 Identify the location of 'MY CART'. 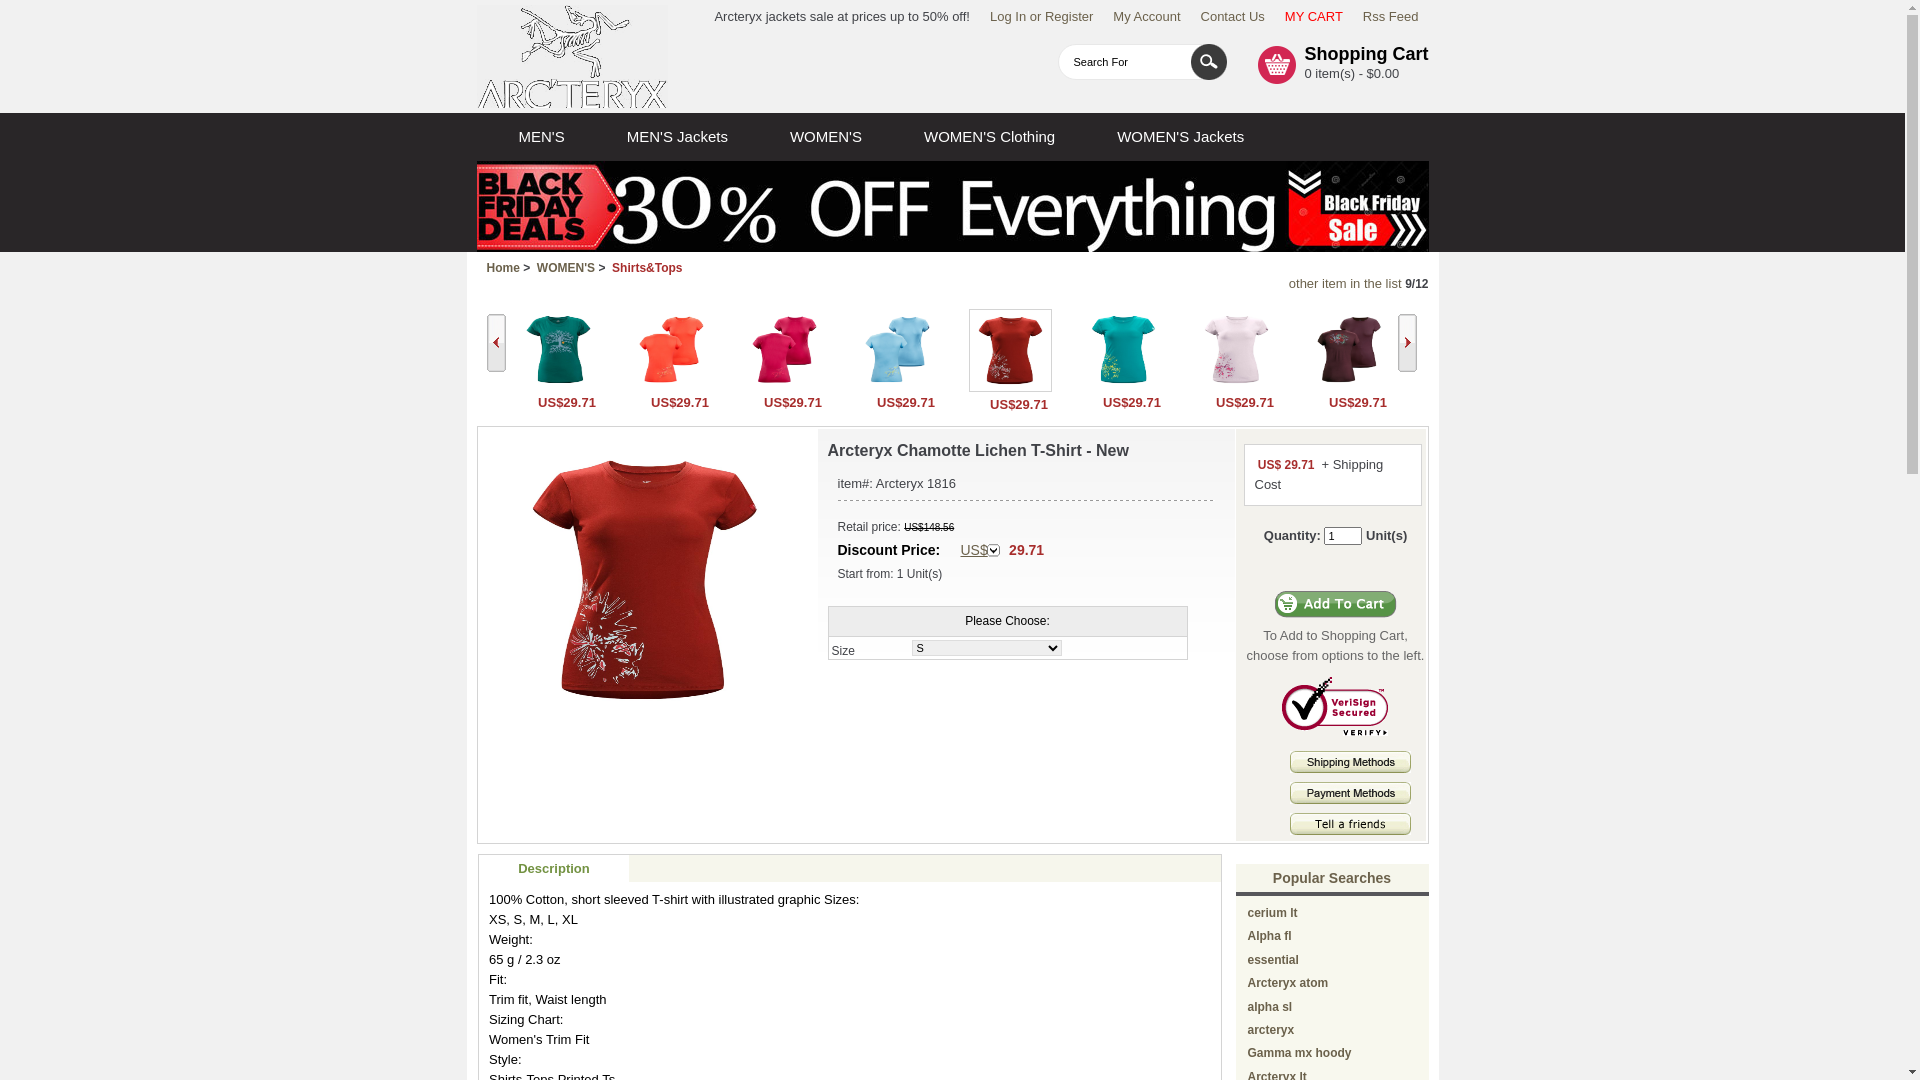
(1314, 16).